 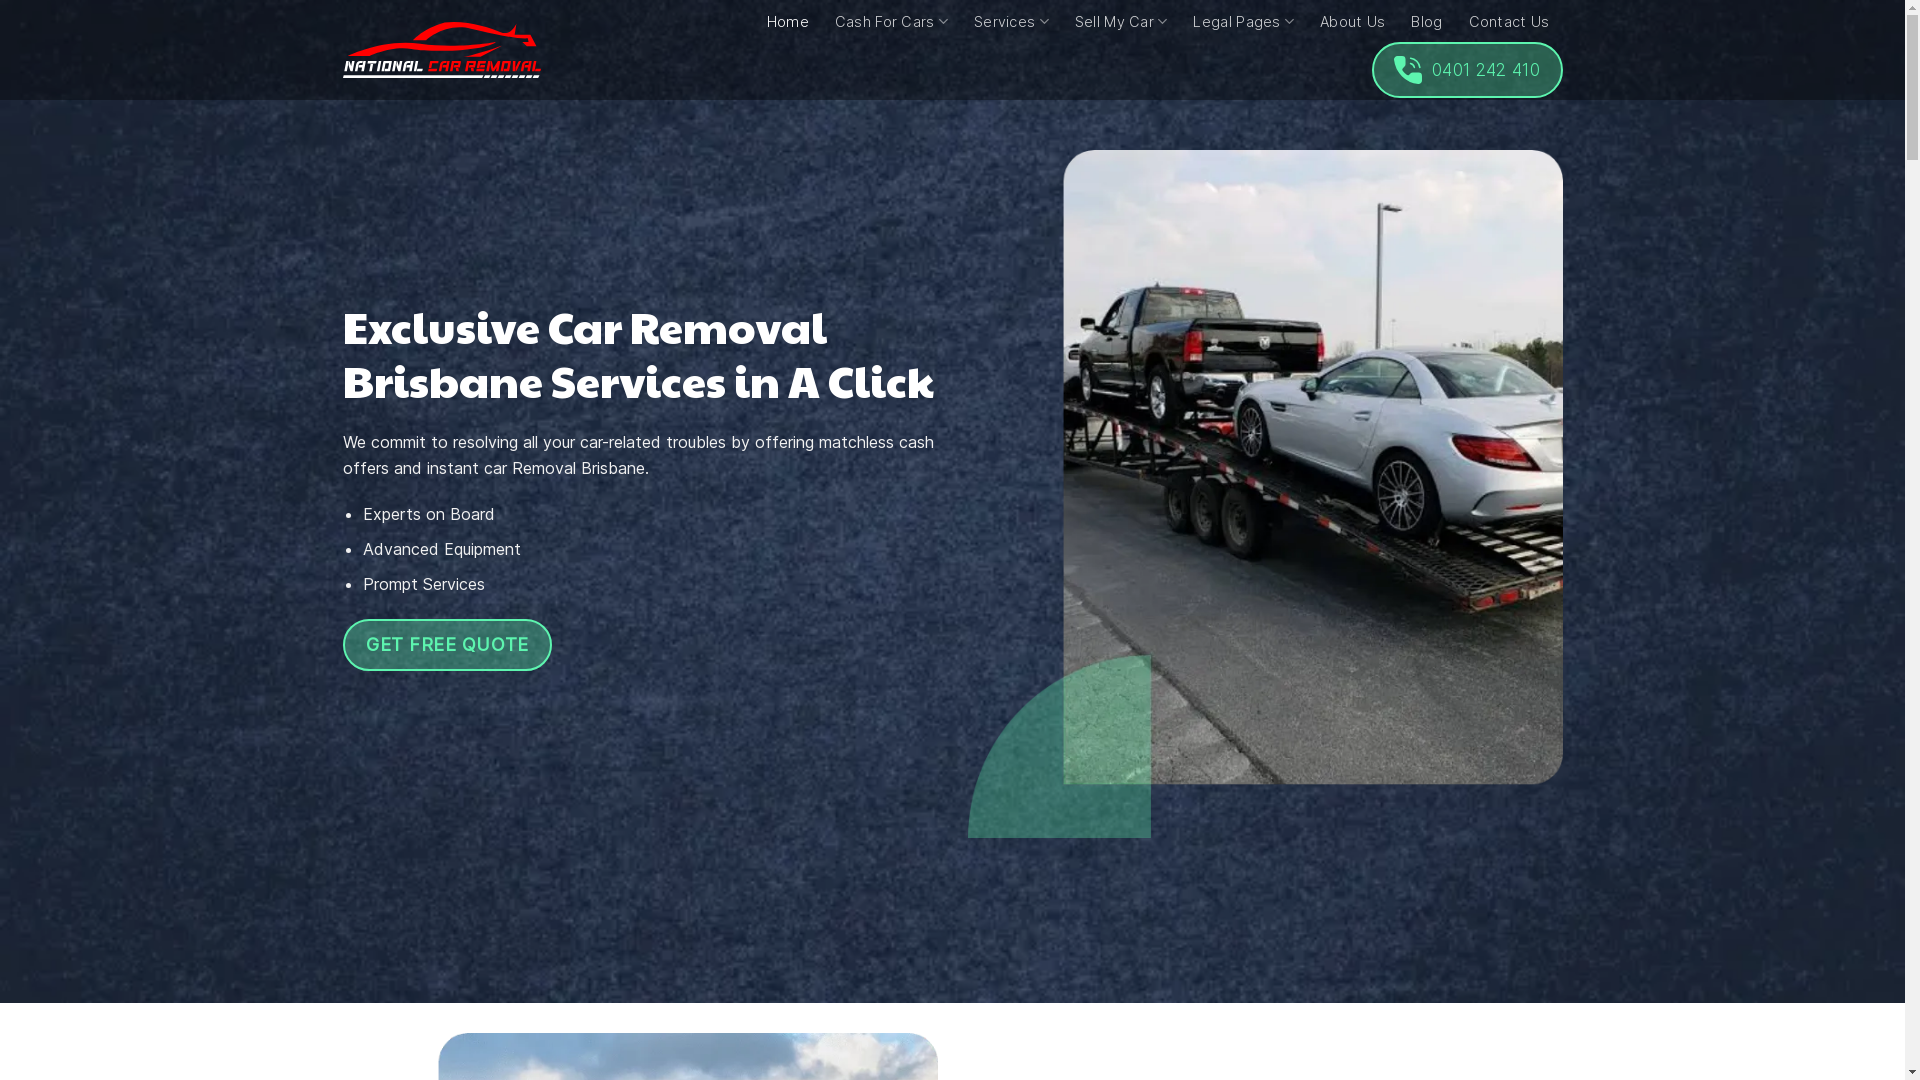 I want to click on 'Services', so click(x=974, y=21).